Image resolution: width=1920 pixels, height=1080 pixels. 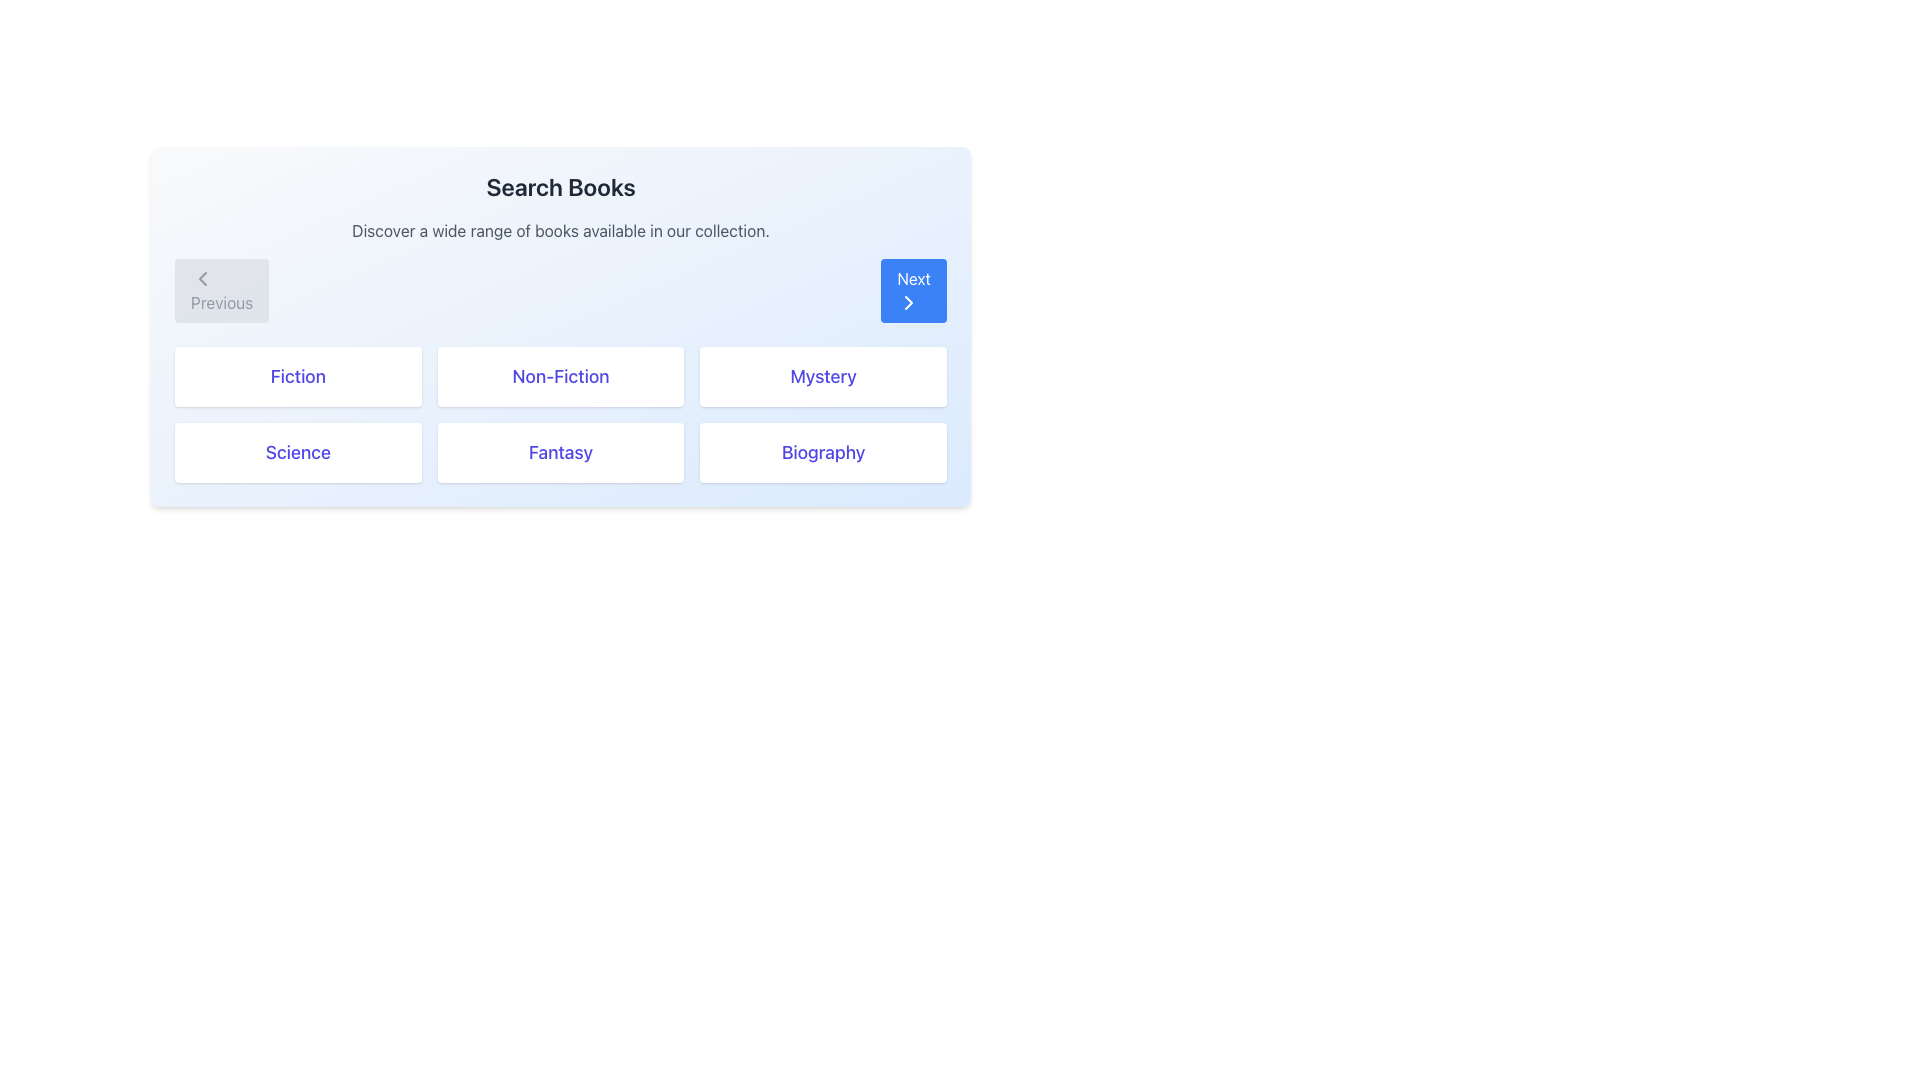 I want to click on the chevron SVG graphic located within the 'Next' button on the right side of the interface, which visually indicates a forward action, so click(x=908, y=303).